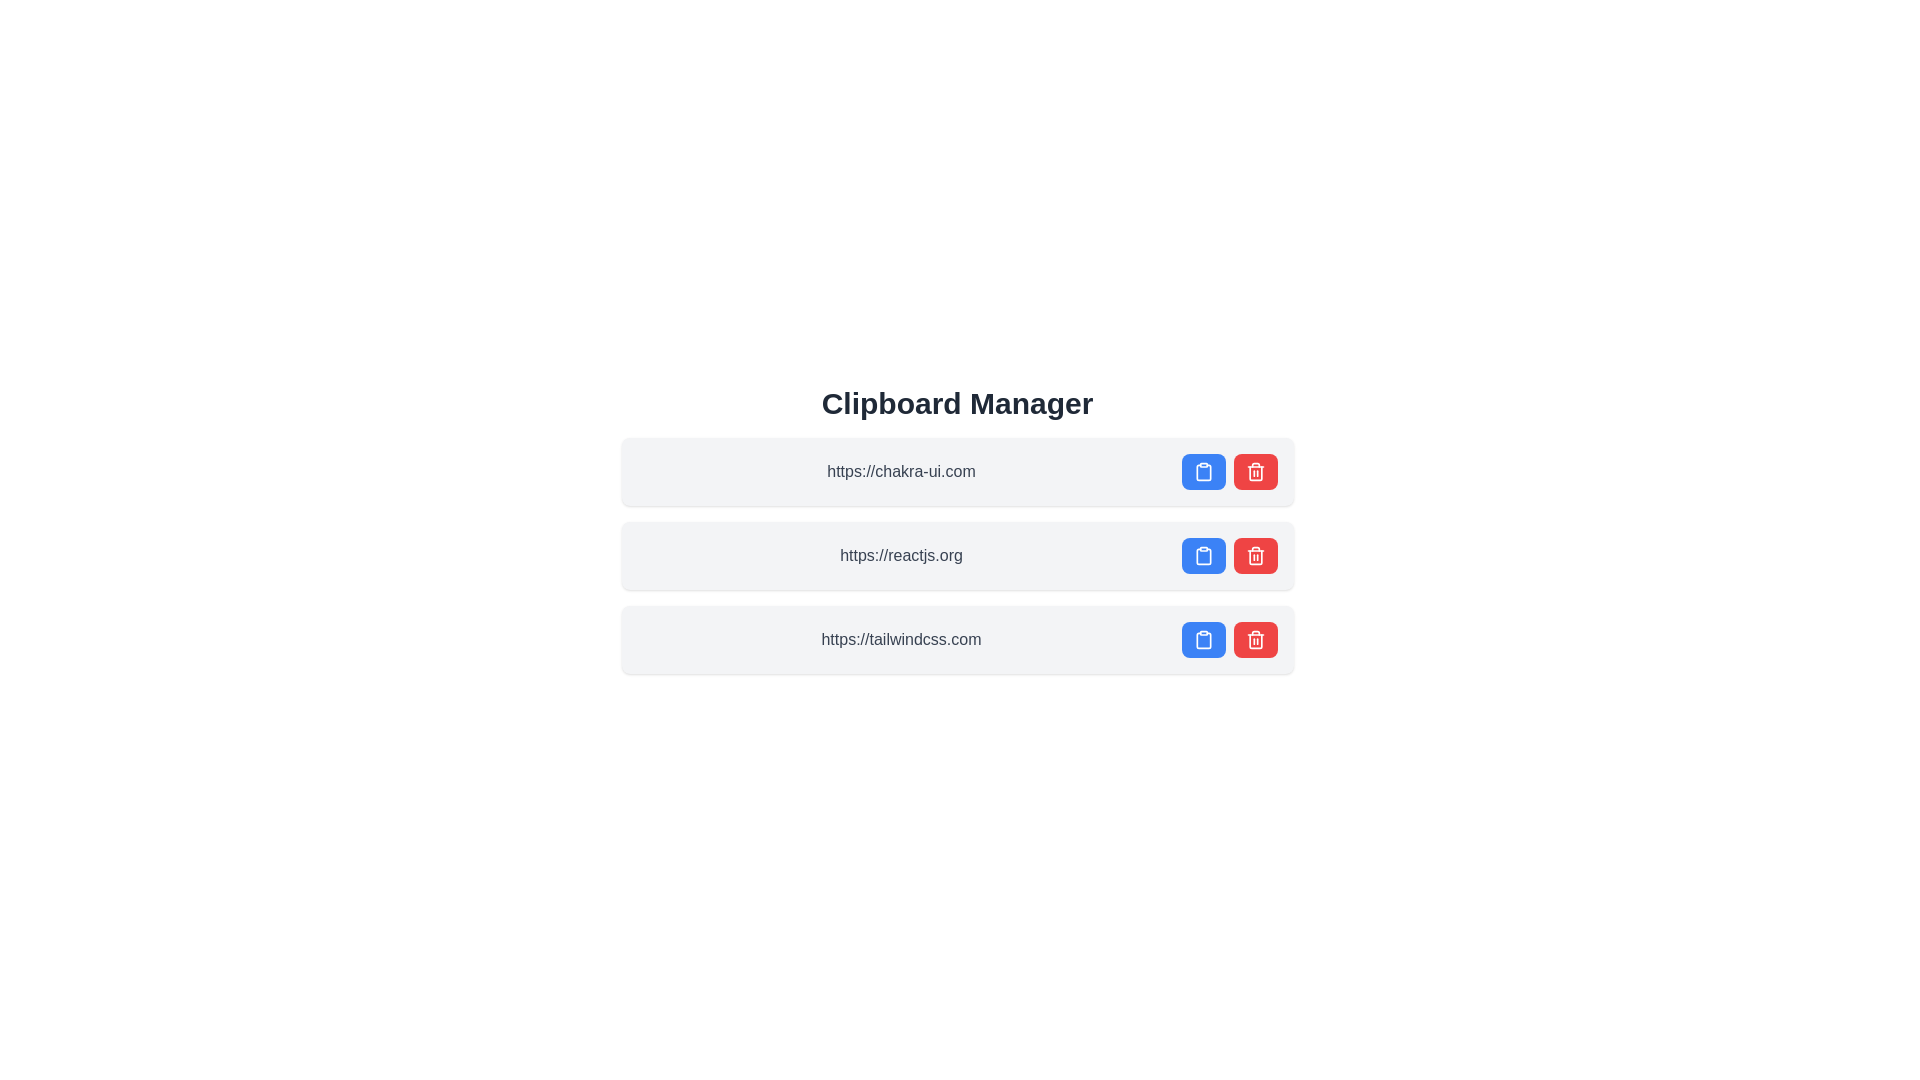  What do you see at coordinates (1202, 471) in the screenshot?
I see `the clipboard icon, which is a blue rectangular clipboard with a clip at the top, located on the right side of the first row in a list of URLs` at bounding box center [1202, 471].